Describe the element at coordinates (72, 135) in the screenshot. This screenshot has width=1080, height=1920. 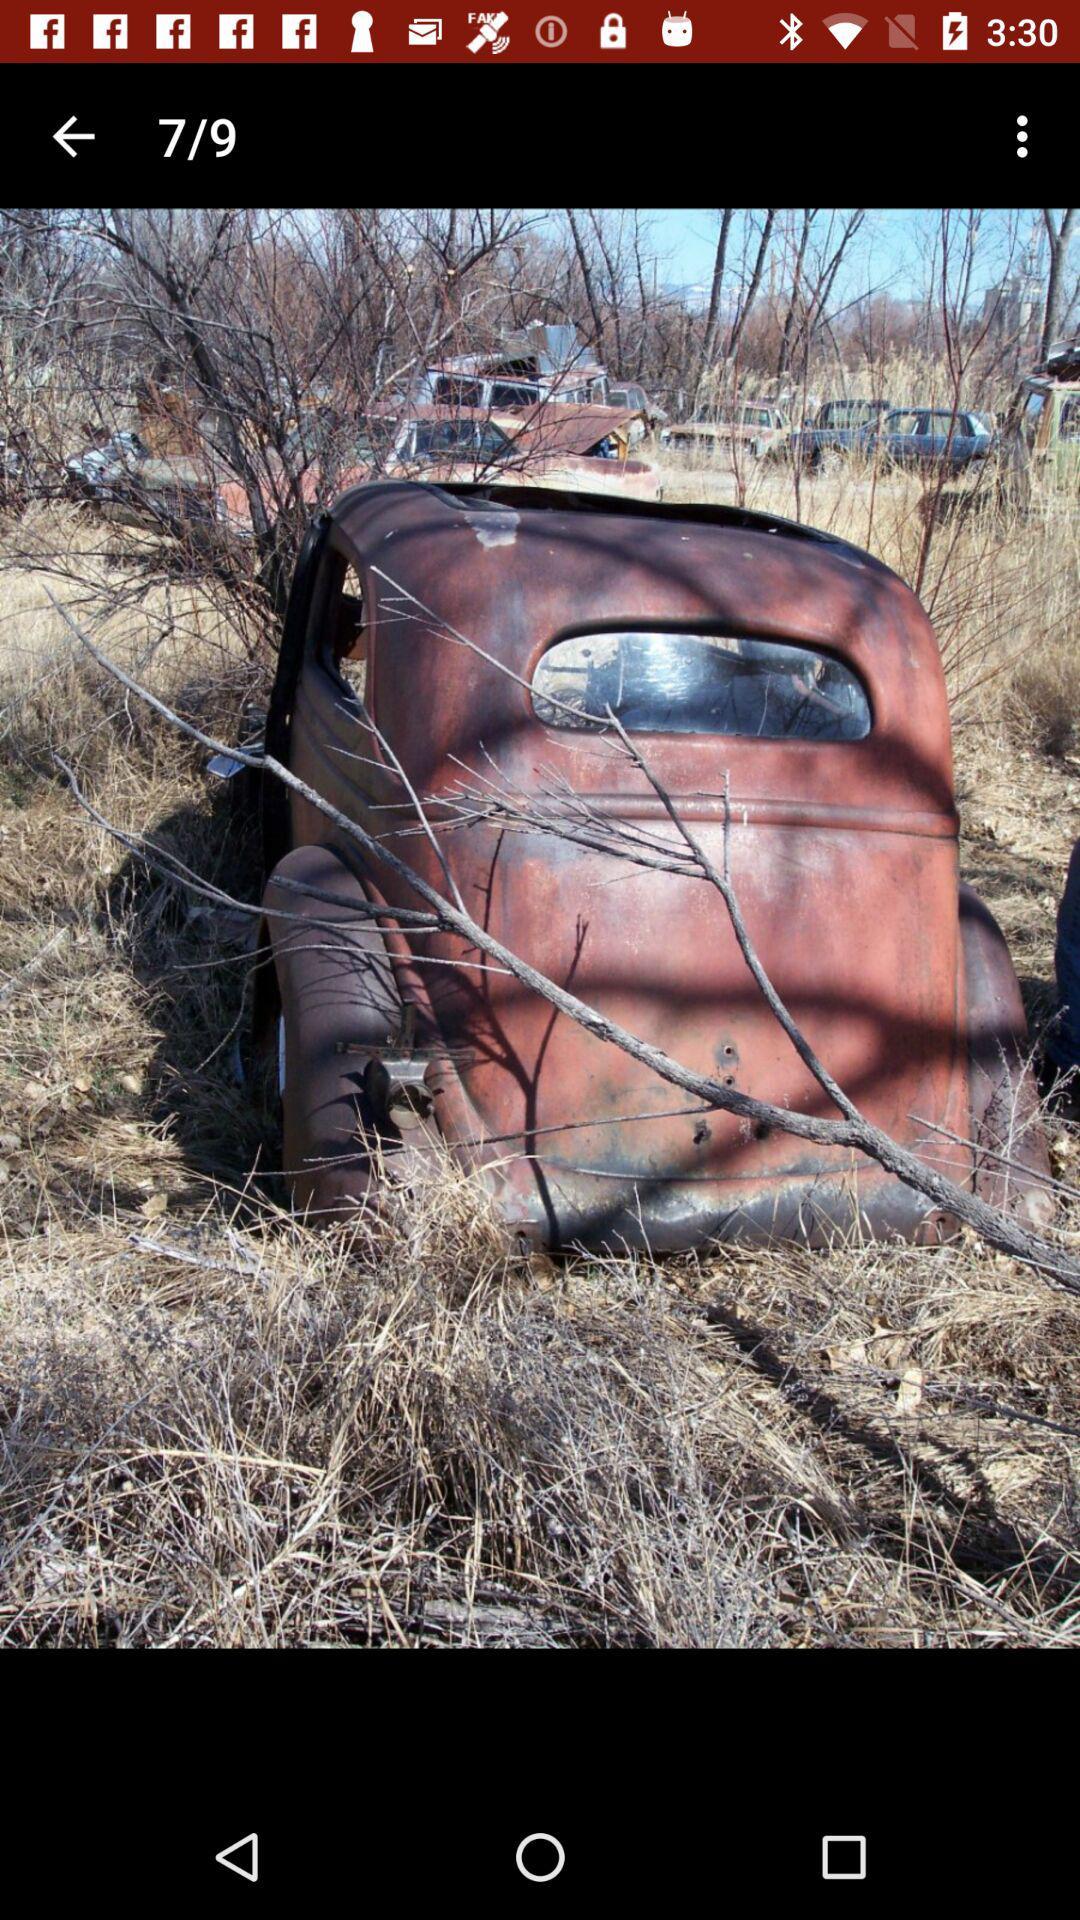
I see `the app to the left of 7/9` at that location.